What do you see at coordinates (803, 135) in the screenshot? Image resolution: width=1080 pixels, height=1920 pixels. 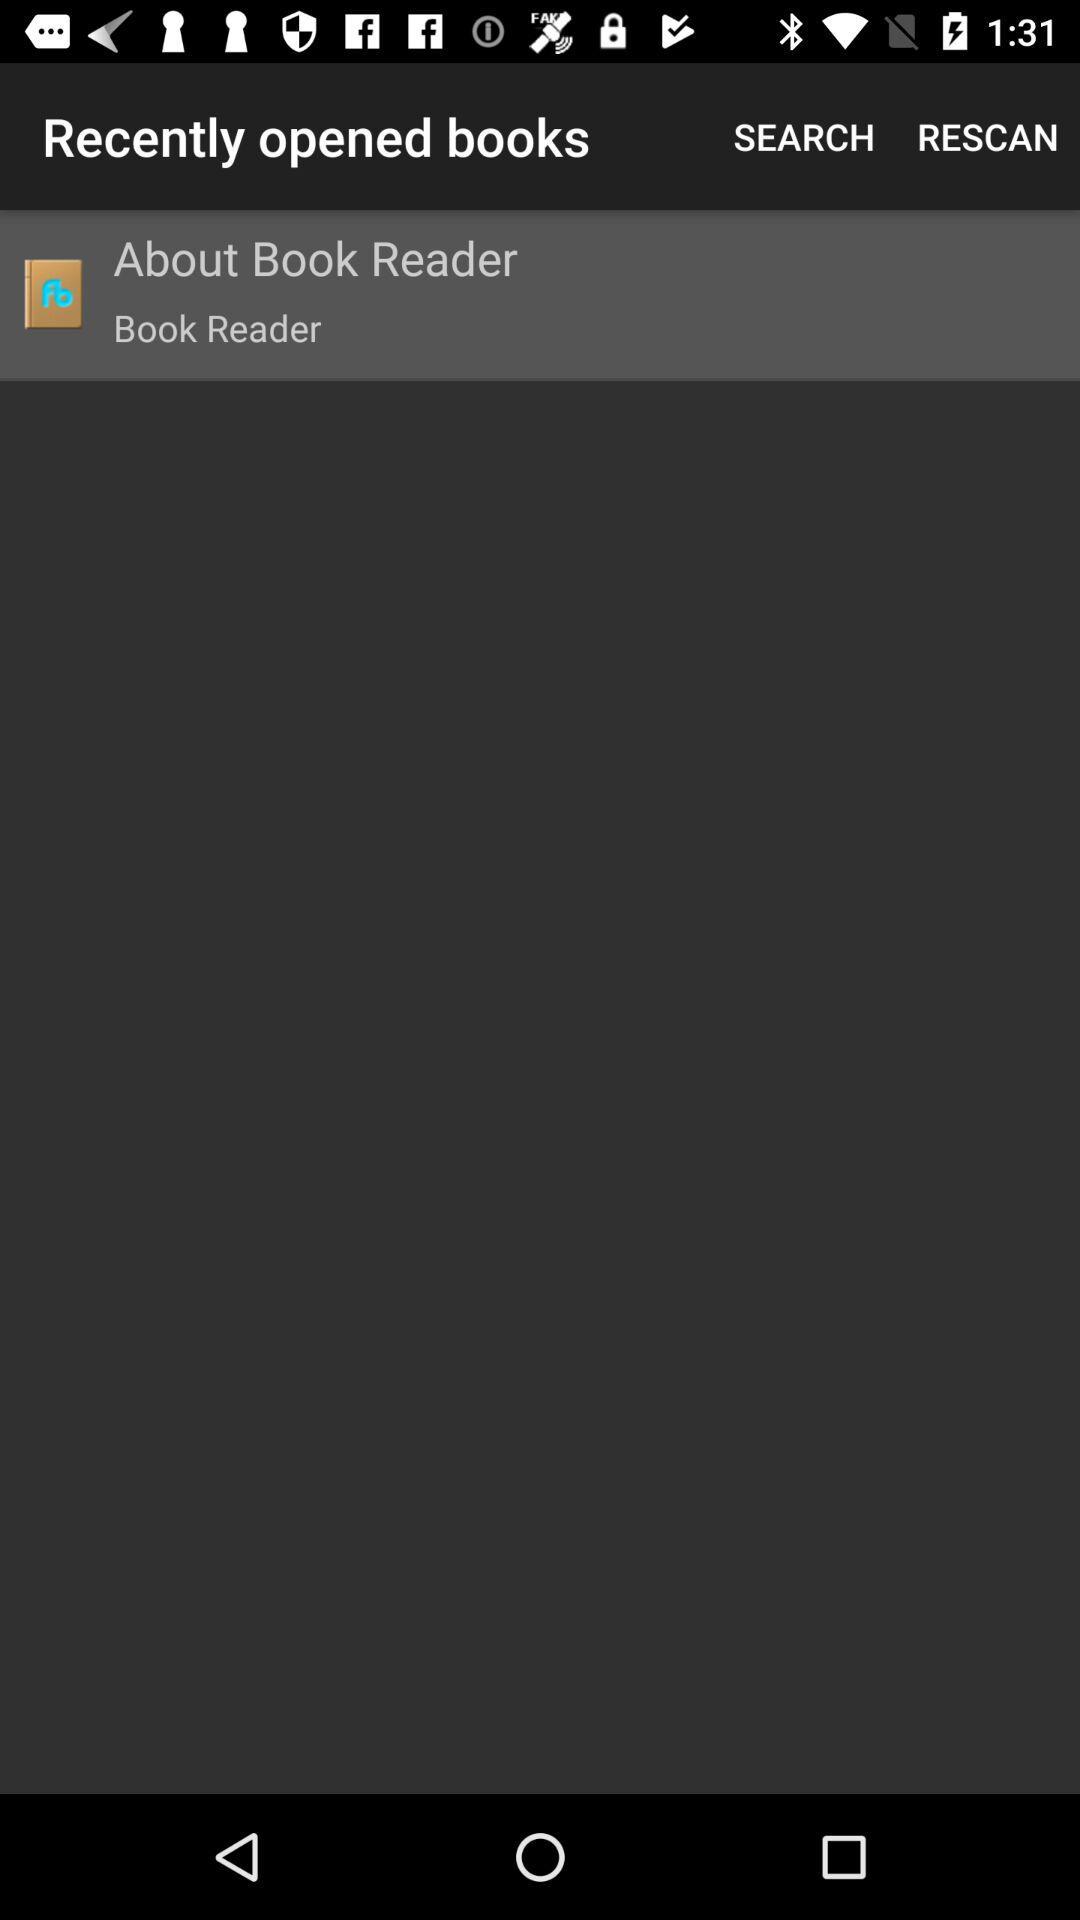 I see `the search item` at bounding box center [803, 135].